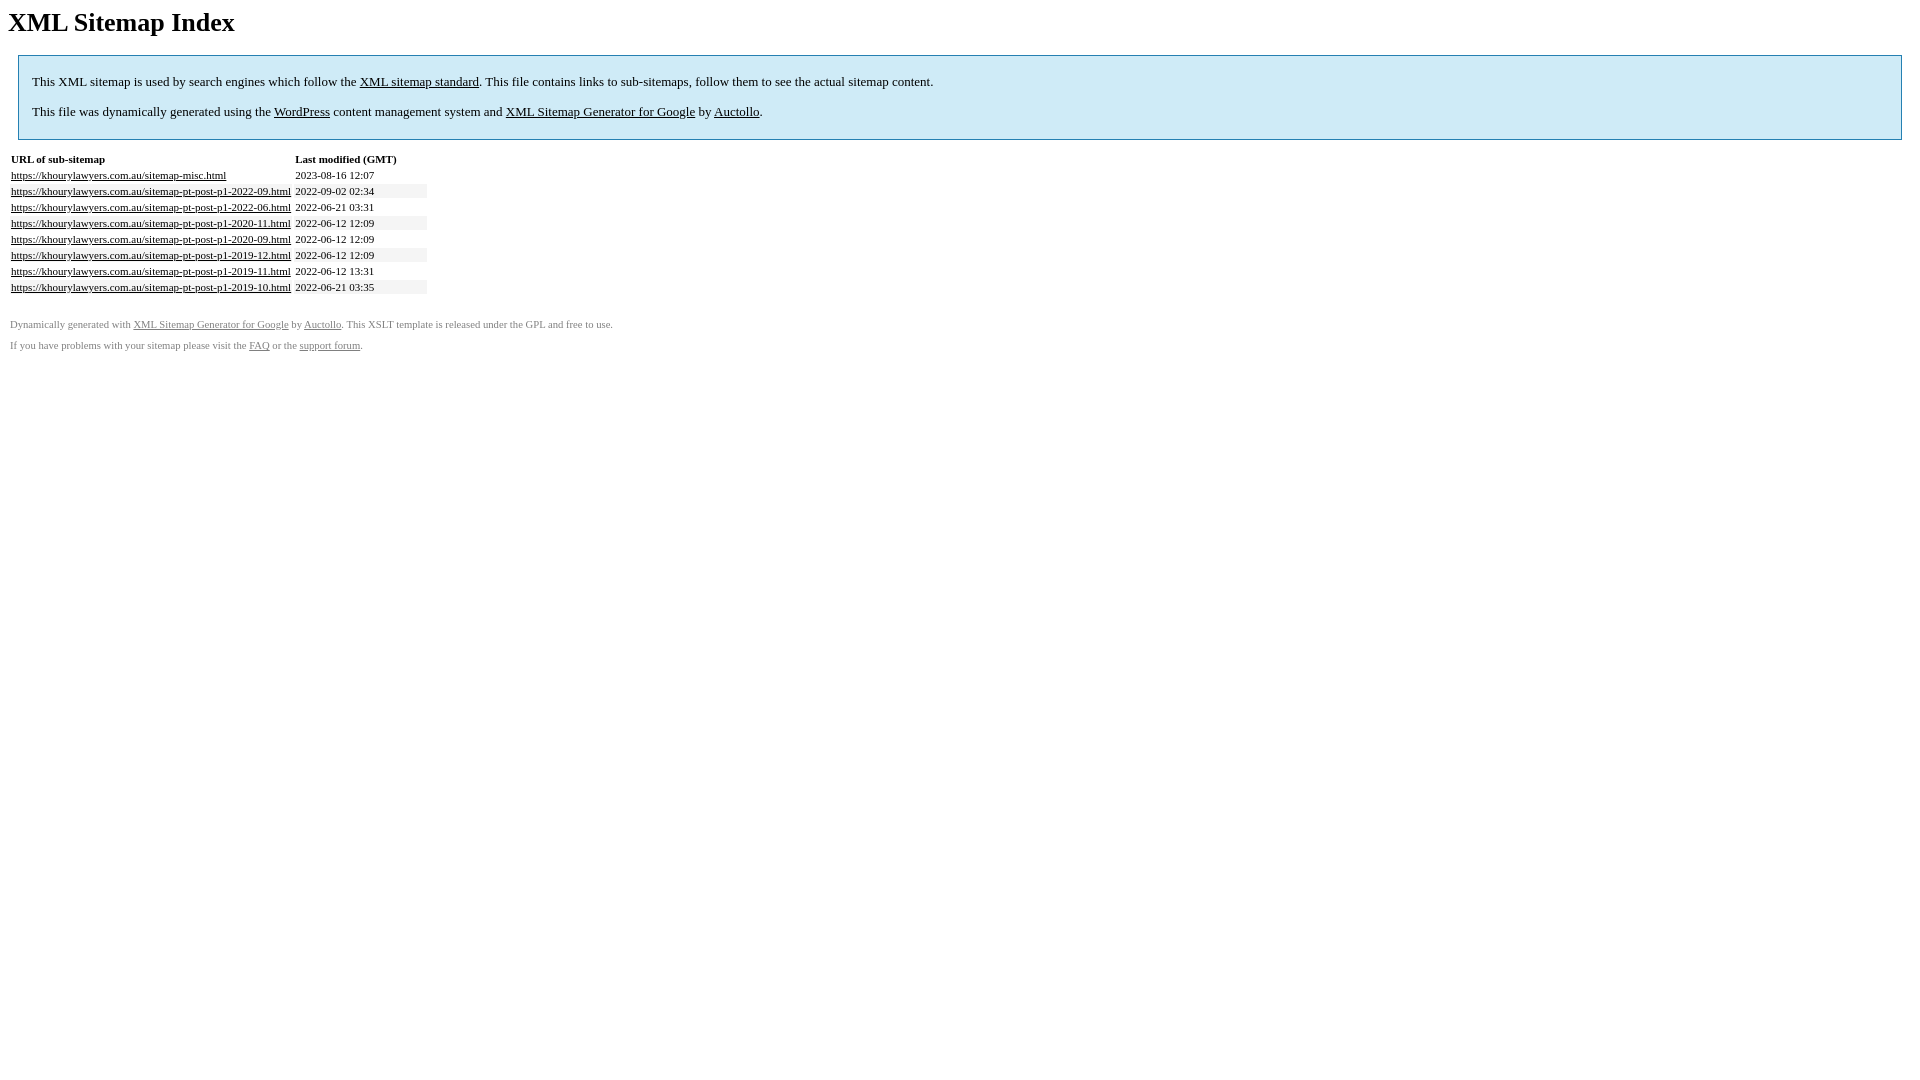 The width and height of the screenshot is (1920, 1080). I want to click on 'Auctollo', so click(736, 111).